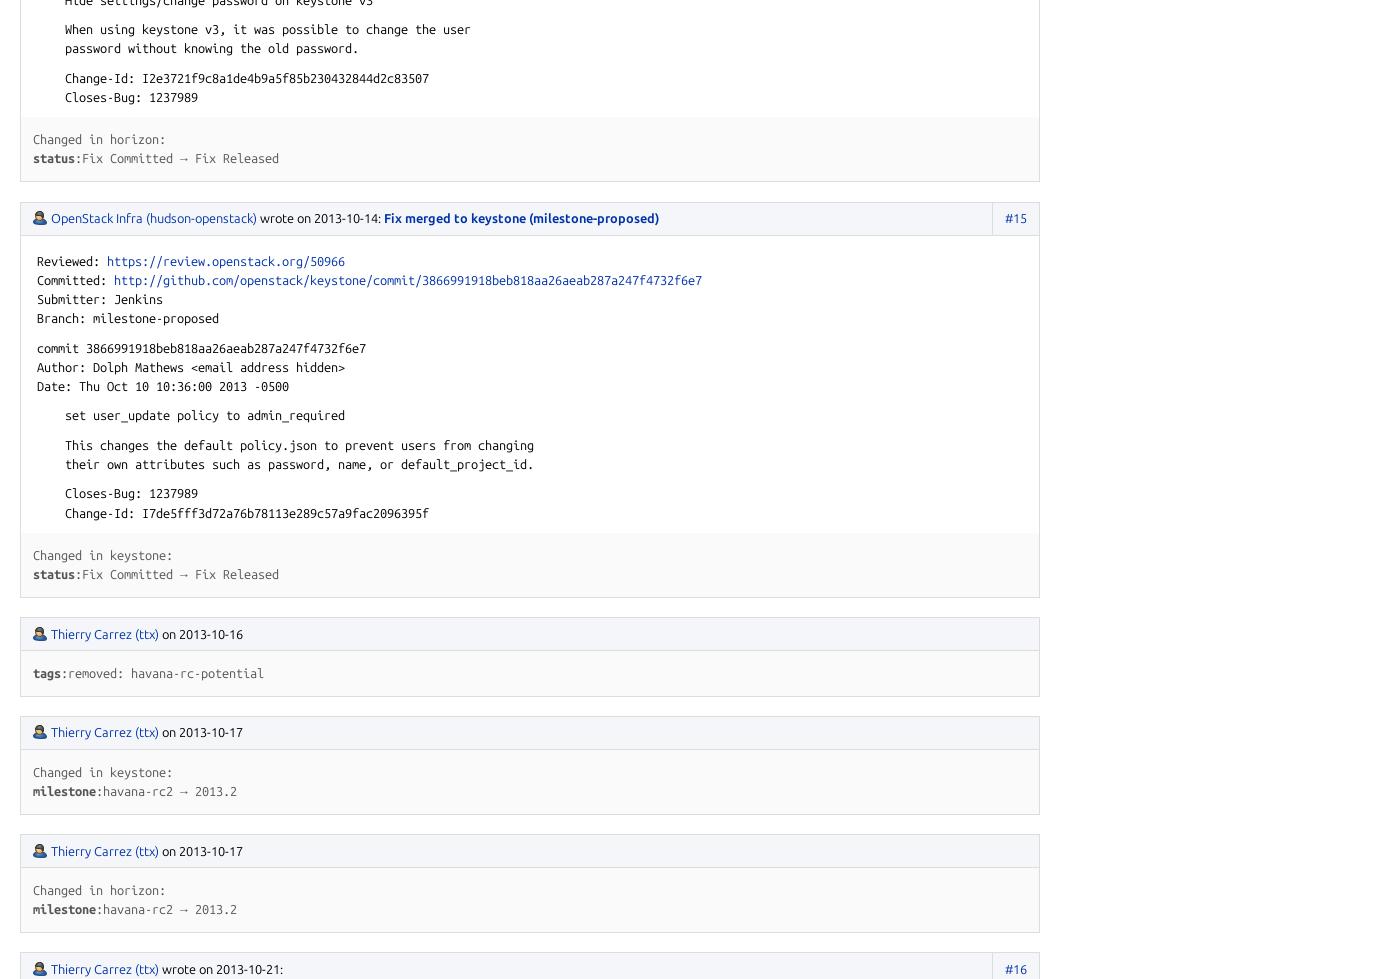  Describe the element at coordinates (141, 77) in the screenshot. I see `'Change-Id: I2e3721f9c8a1de'` at that location.